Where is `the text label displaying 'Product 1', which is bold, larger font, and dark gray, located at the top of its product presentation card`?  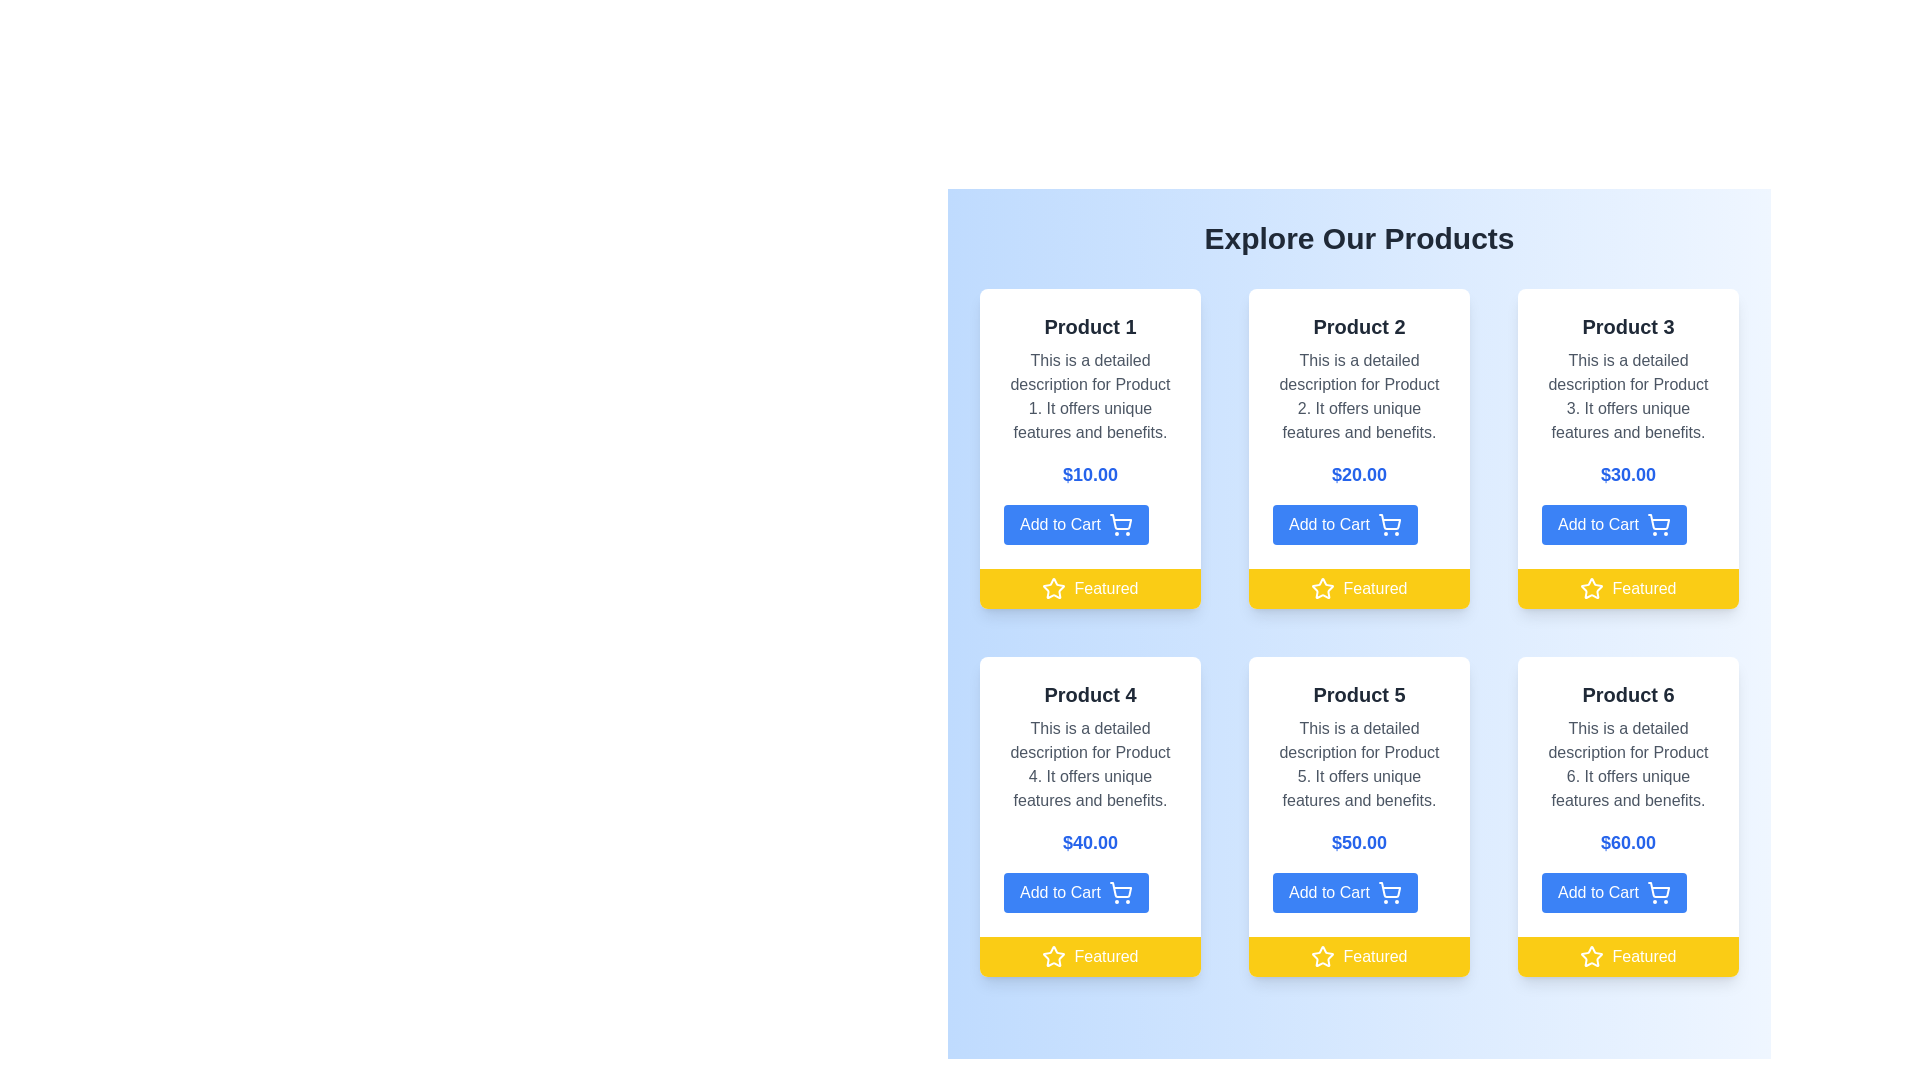
the text label displaying 'Product 1', which is bold, larger font, and dark gray, located at the top of its product presentation card is located at coordinates (1089, 326).